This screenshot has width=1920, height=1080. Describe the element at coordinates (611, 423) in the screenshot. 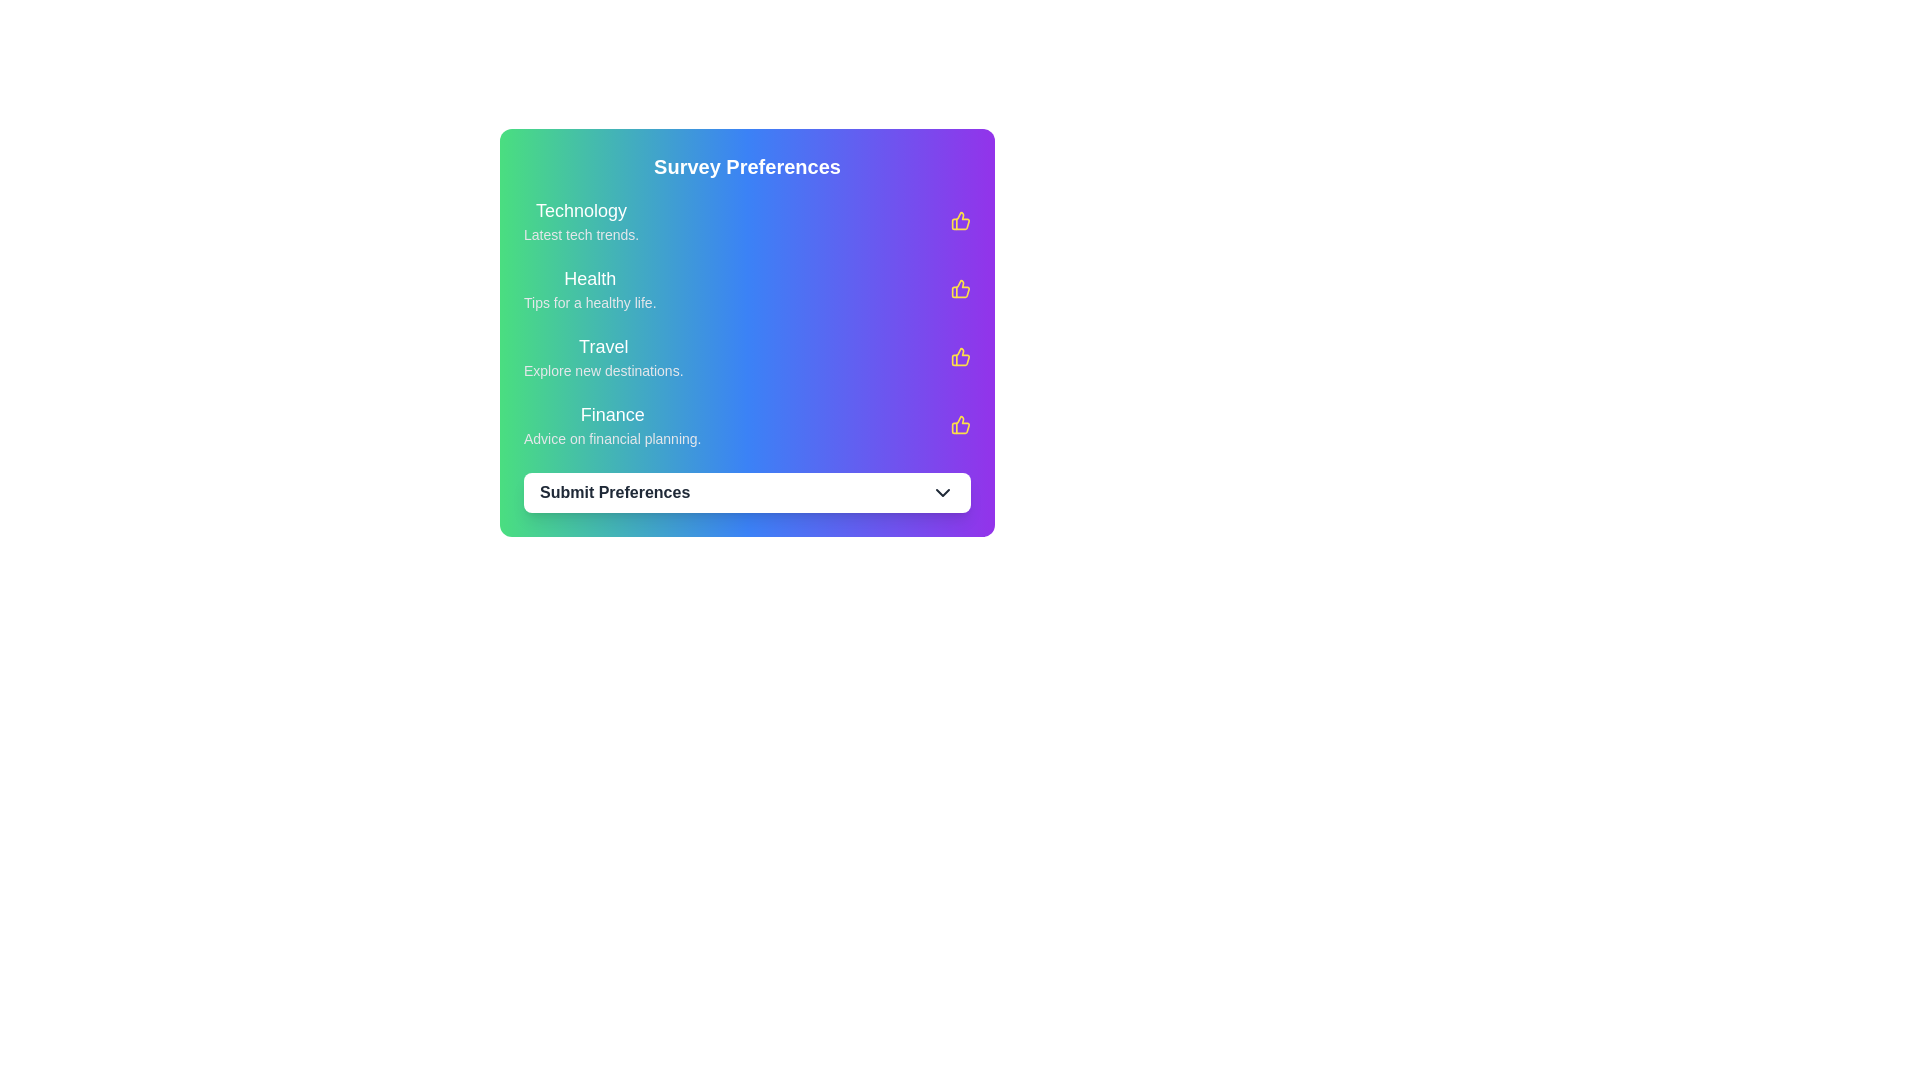

I see `the informational text label titled 'Finance' which provides advice on financial planning, located in the 'Survey Preferences' card layout, as the fourth entry in the list` at that location.